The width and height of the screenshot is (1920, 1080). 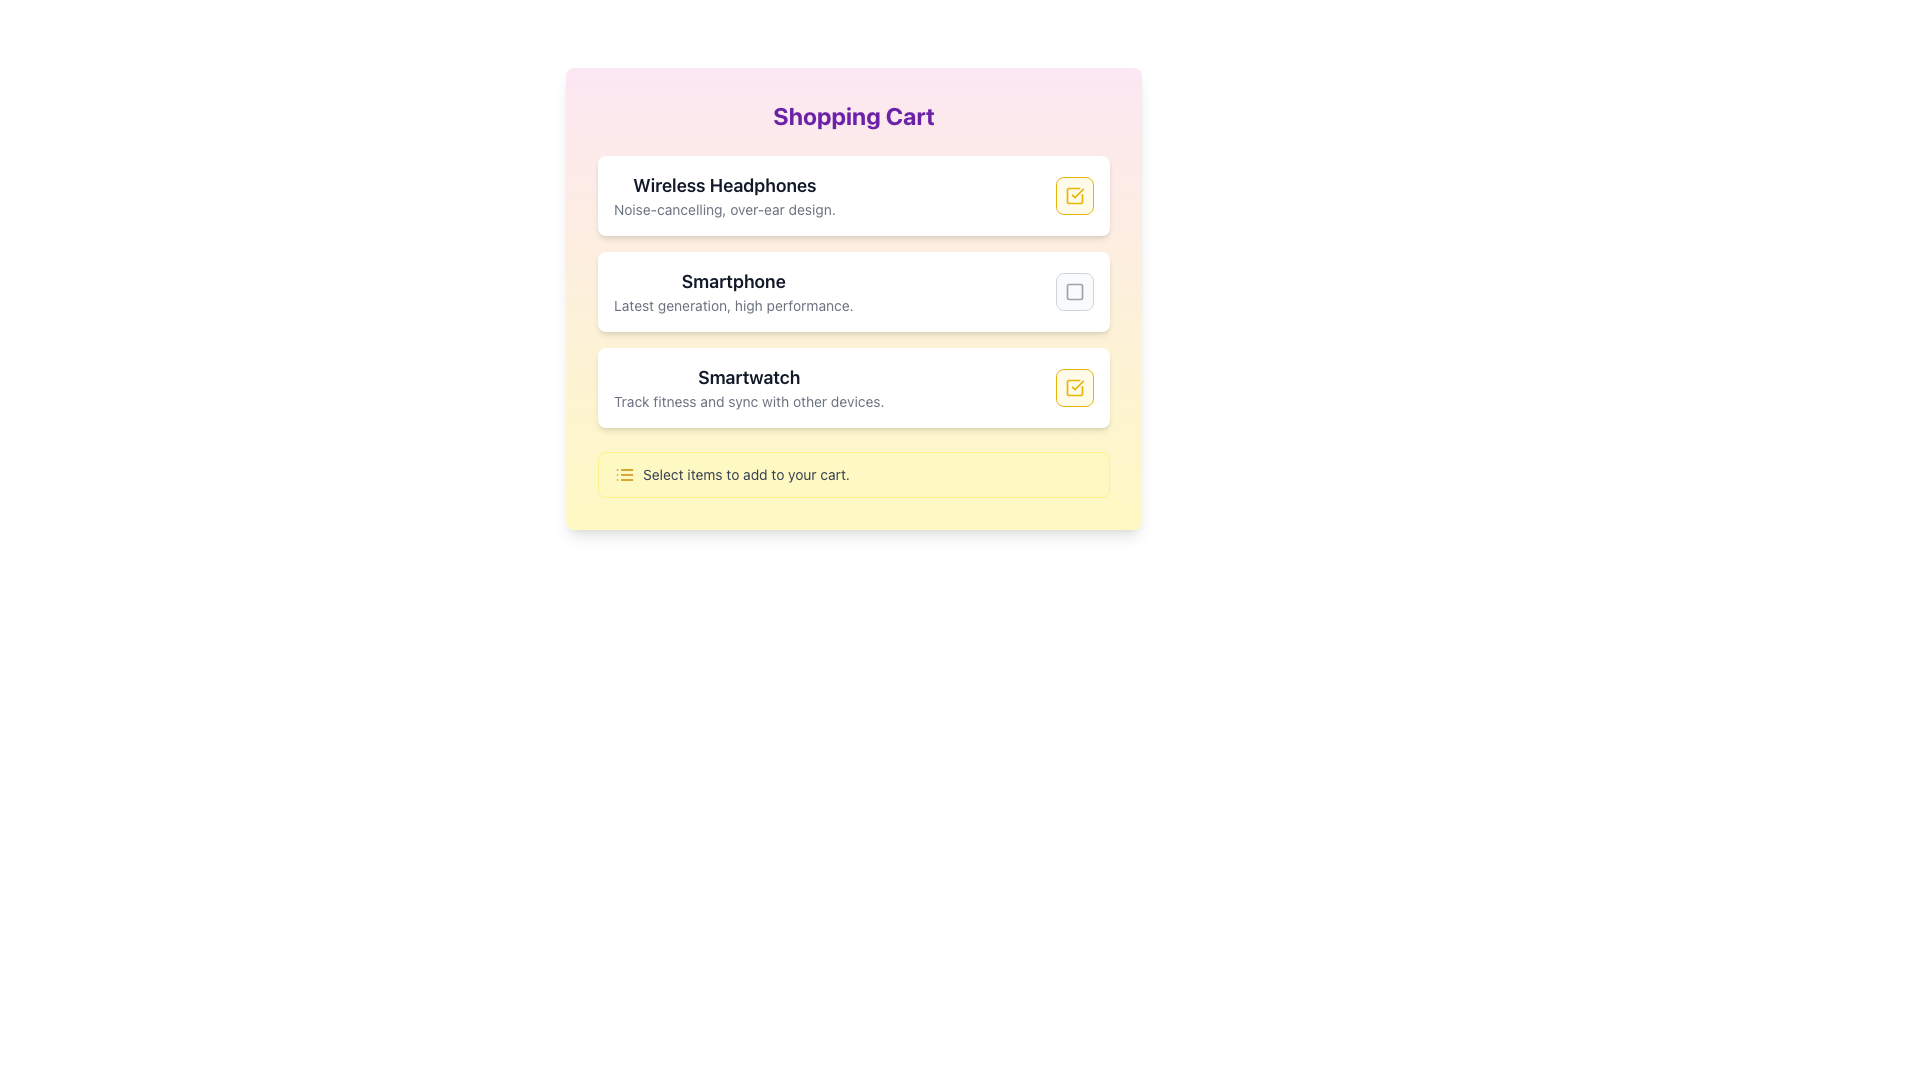 I want to click on product title and description of the Smartphone in the second product listing of the shopping-cart interface, located between Wireless Headphones and Smartwatch, so click(x=854, y=292).